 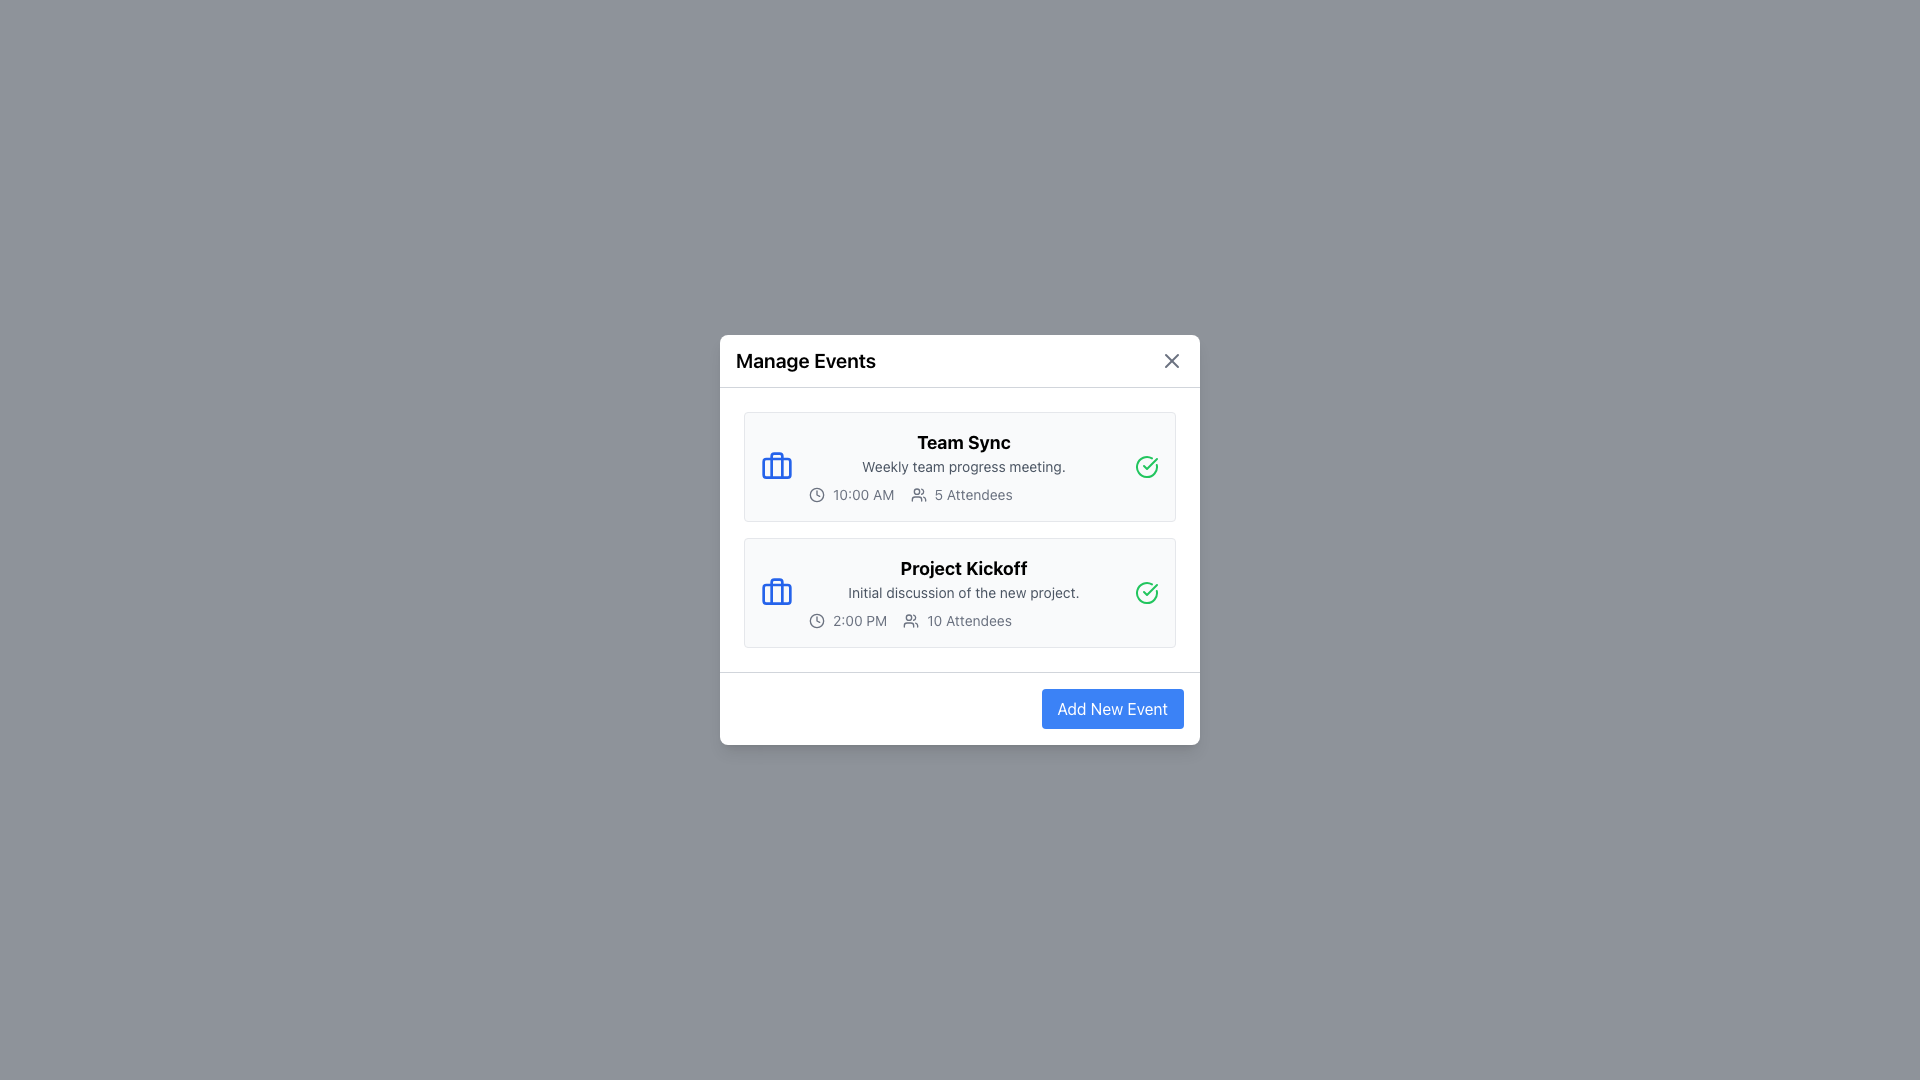 What do you see at coordinates (964, 592) in the screenshot?
I see `the text label displaying 'Initial discussion of the new project.', which is located below the 'Project Kickoff' title in the second event card of the 'Manage Events' dialog` at bounding box center [964, 592].